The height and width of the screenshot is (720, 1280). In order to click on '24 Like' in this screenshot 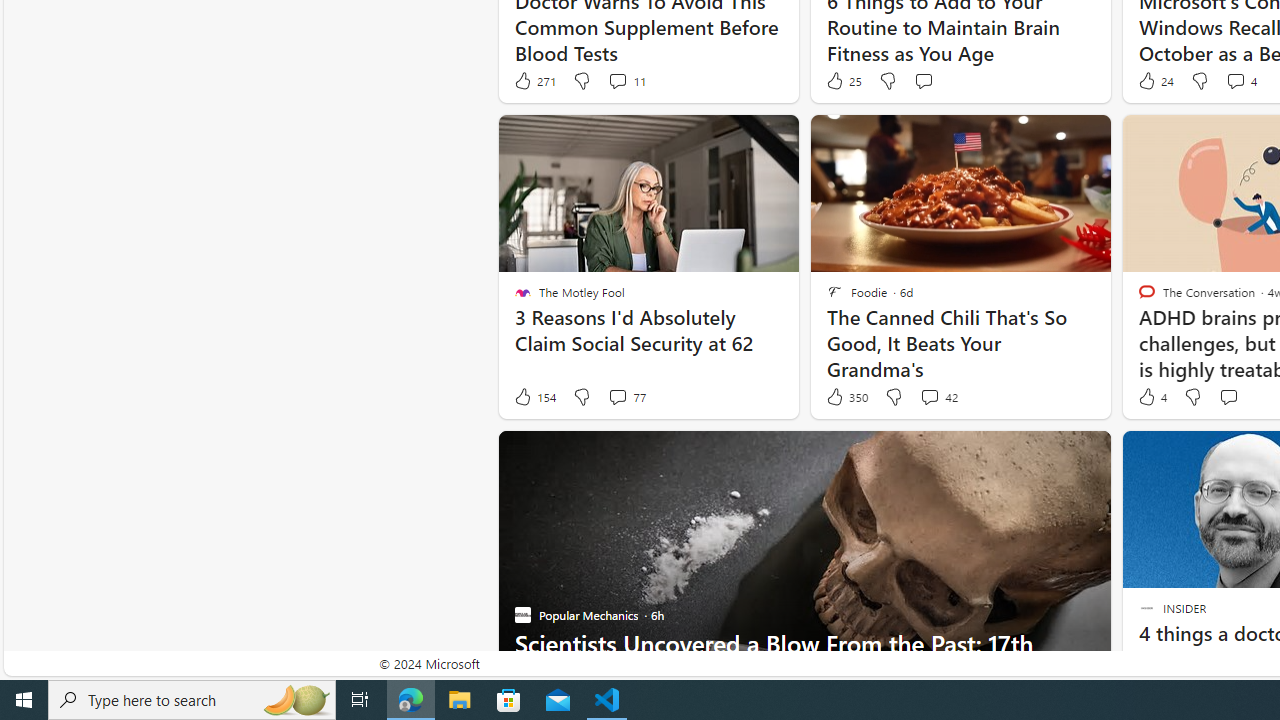, I will do `click(1154, 80)`.